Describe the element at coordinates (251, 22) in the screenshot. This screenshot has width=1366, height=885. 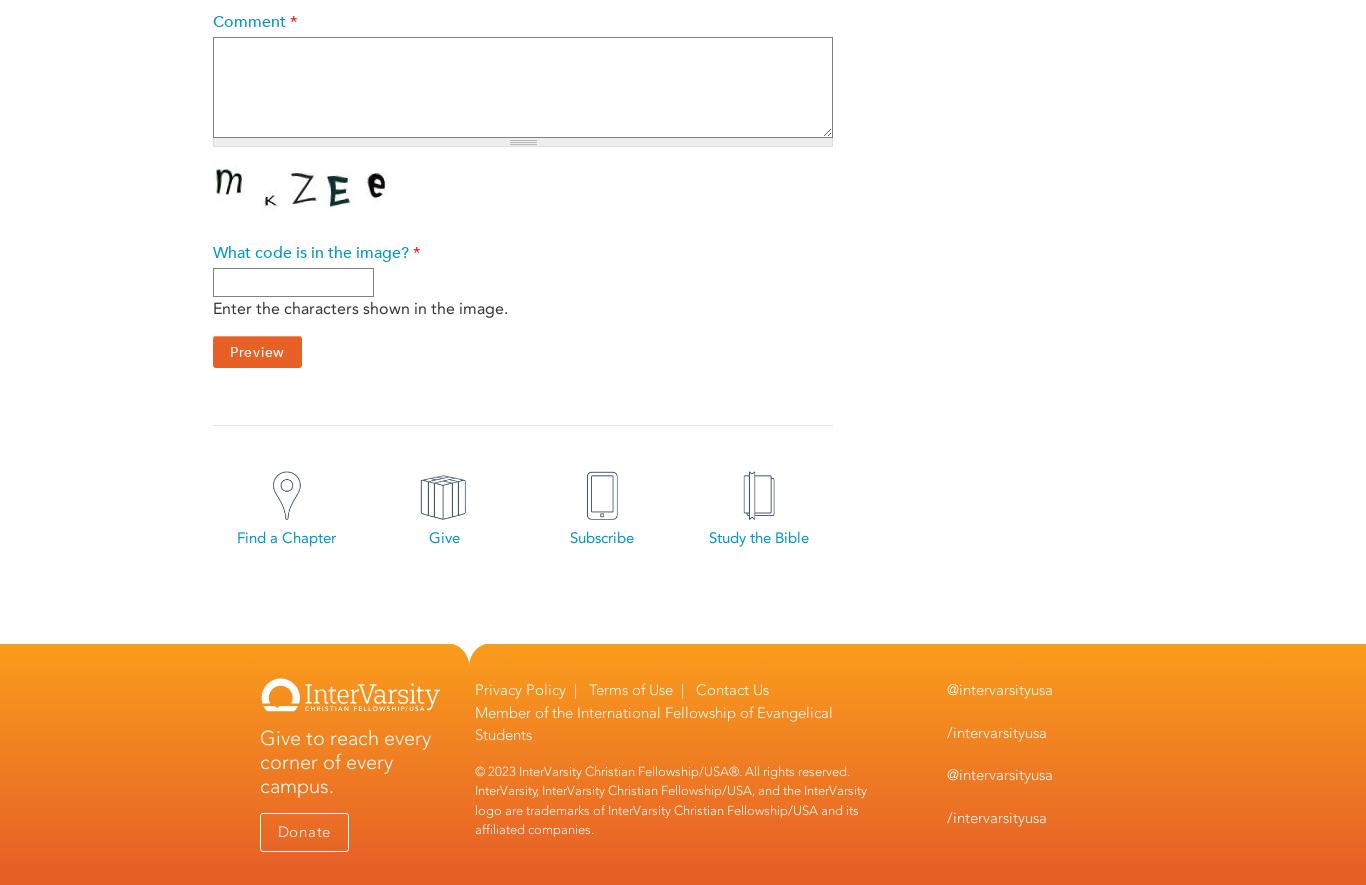
I see `'Comment'` at that location.